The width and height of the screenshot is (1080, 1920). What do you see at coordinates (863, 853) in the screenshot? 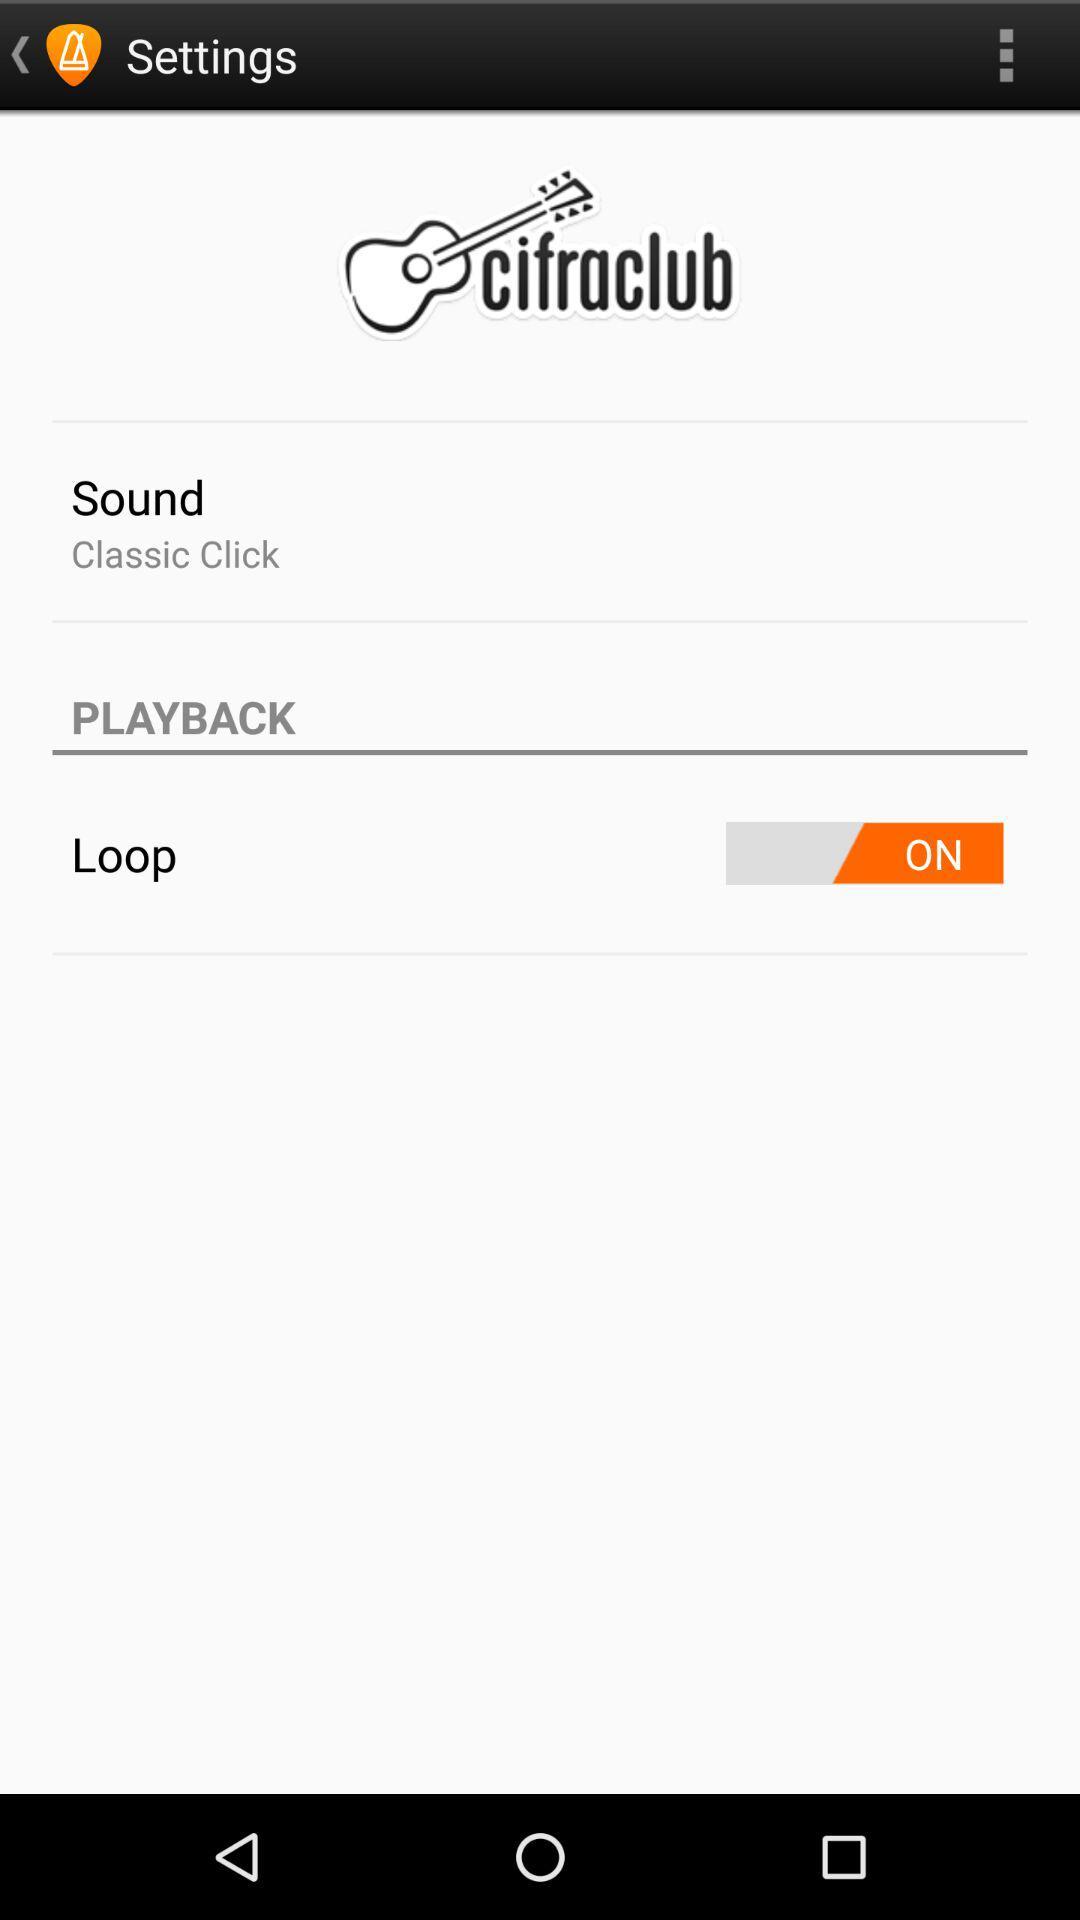
I see `loop` at bounding box center [863, 853].